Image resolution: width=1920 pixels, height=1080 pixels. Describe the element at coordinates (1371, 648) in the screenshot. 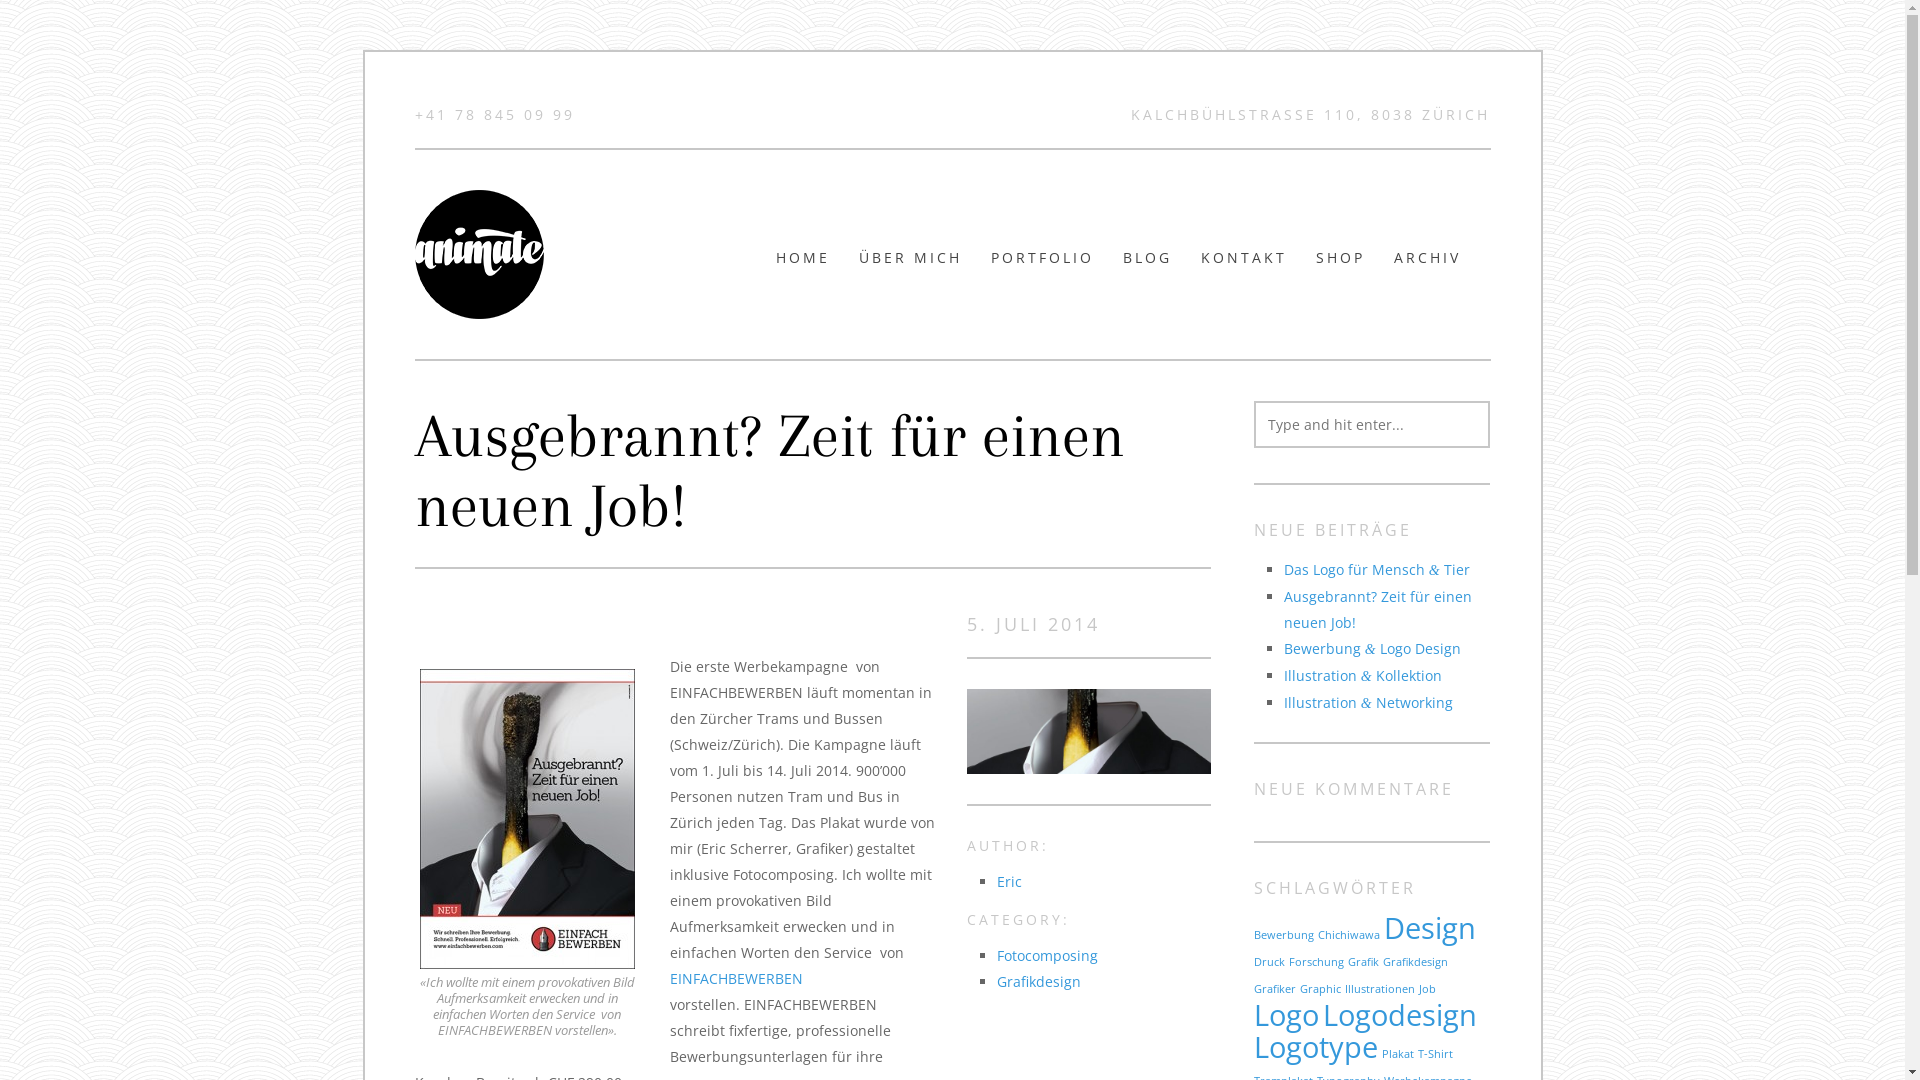

I see `'Bewerbung & Logo Design'` at that location.